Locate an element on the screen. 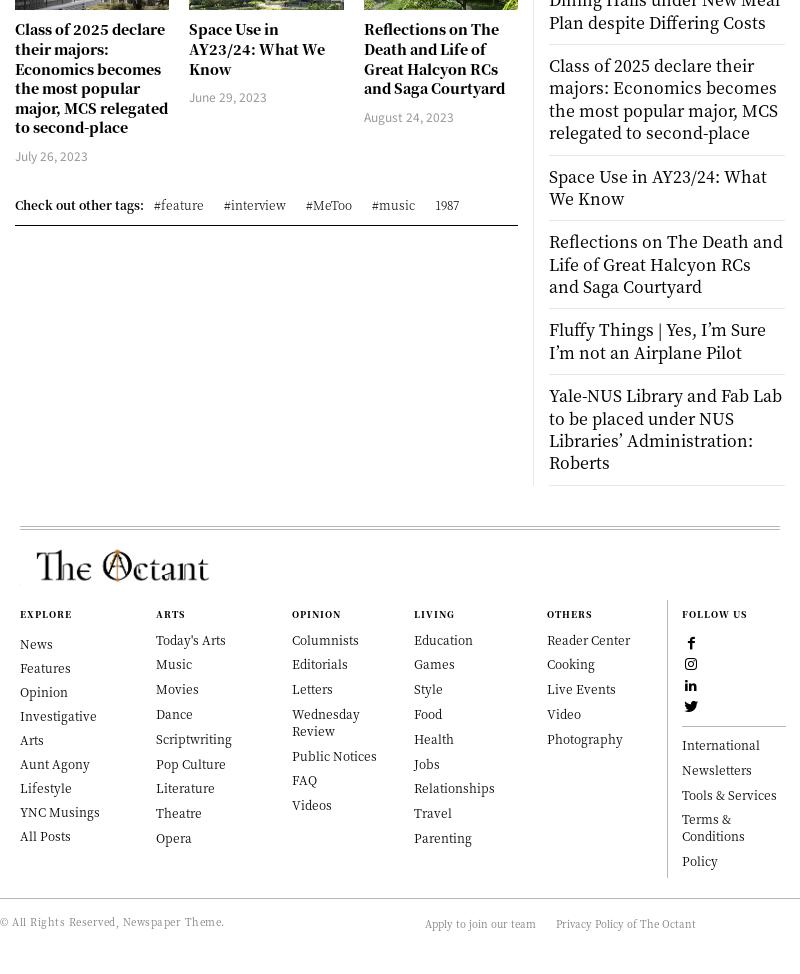 The width and height of the screenshot is (800, 974). 'Music' is located at coordinates (171, 663).